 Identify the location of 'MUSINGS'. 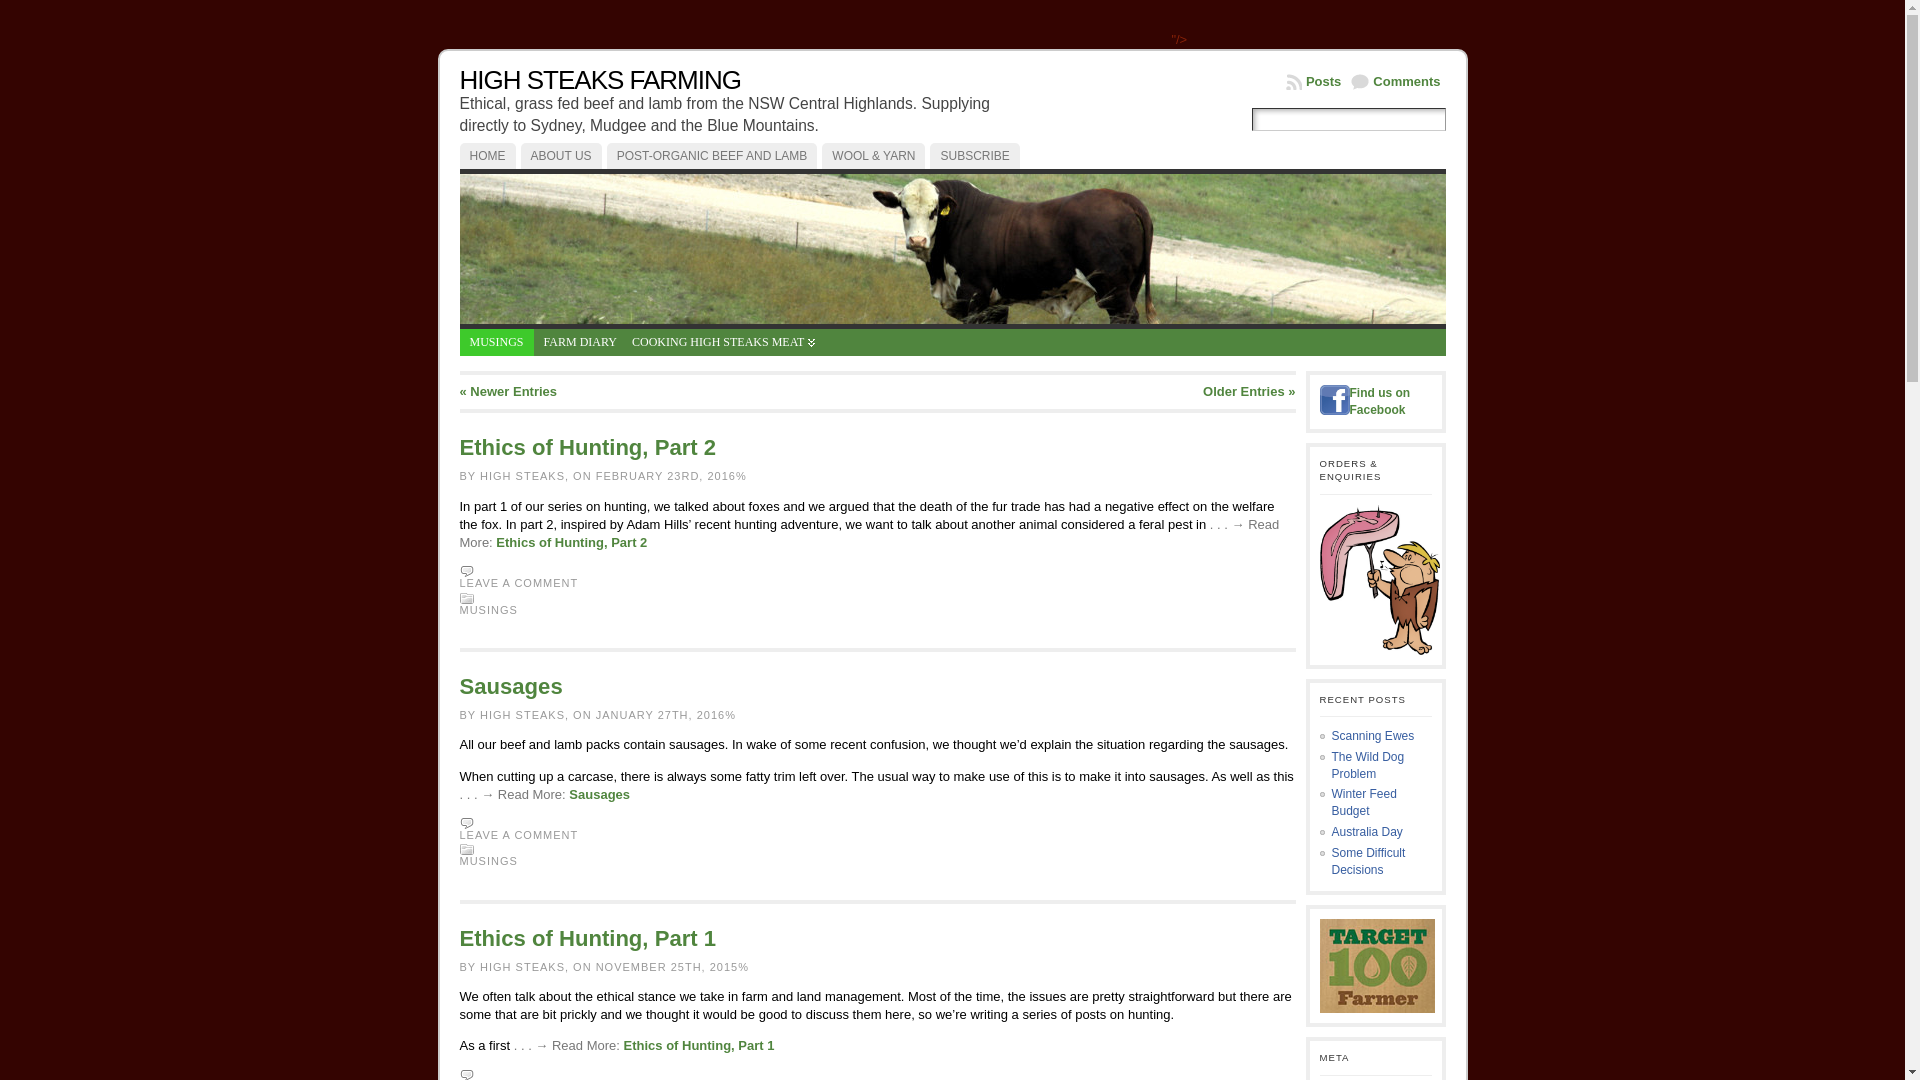
(489, 859).